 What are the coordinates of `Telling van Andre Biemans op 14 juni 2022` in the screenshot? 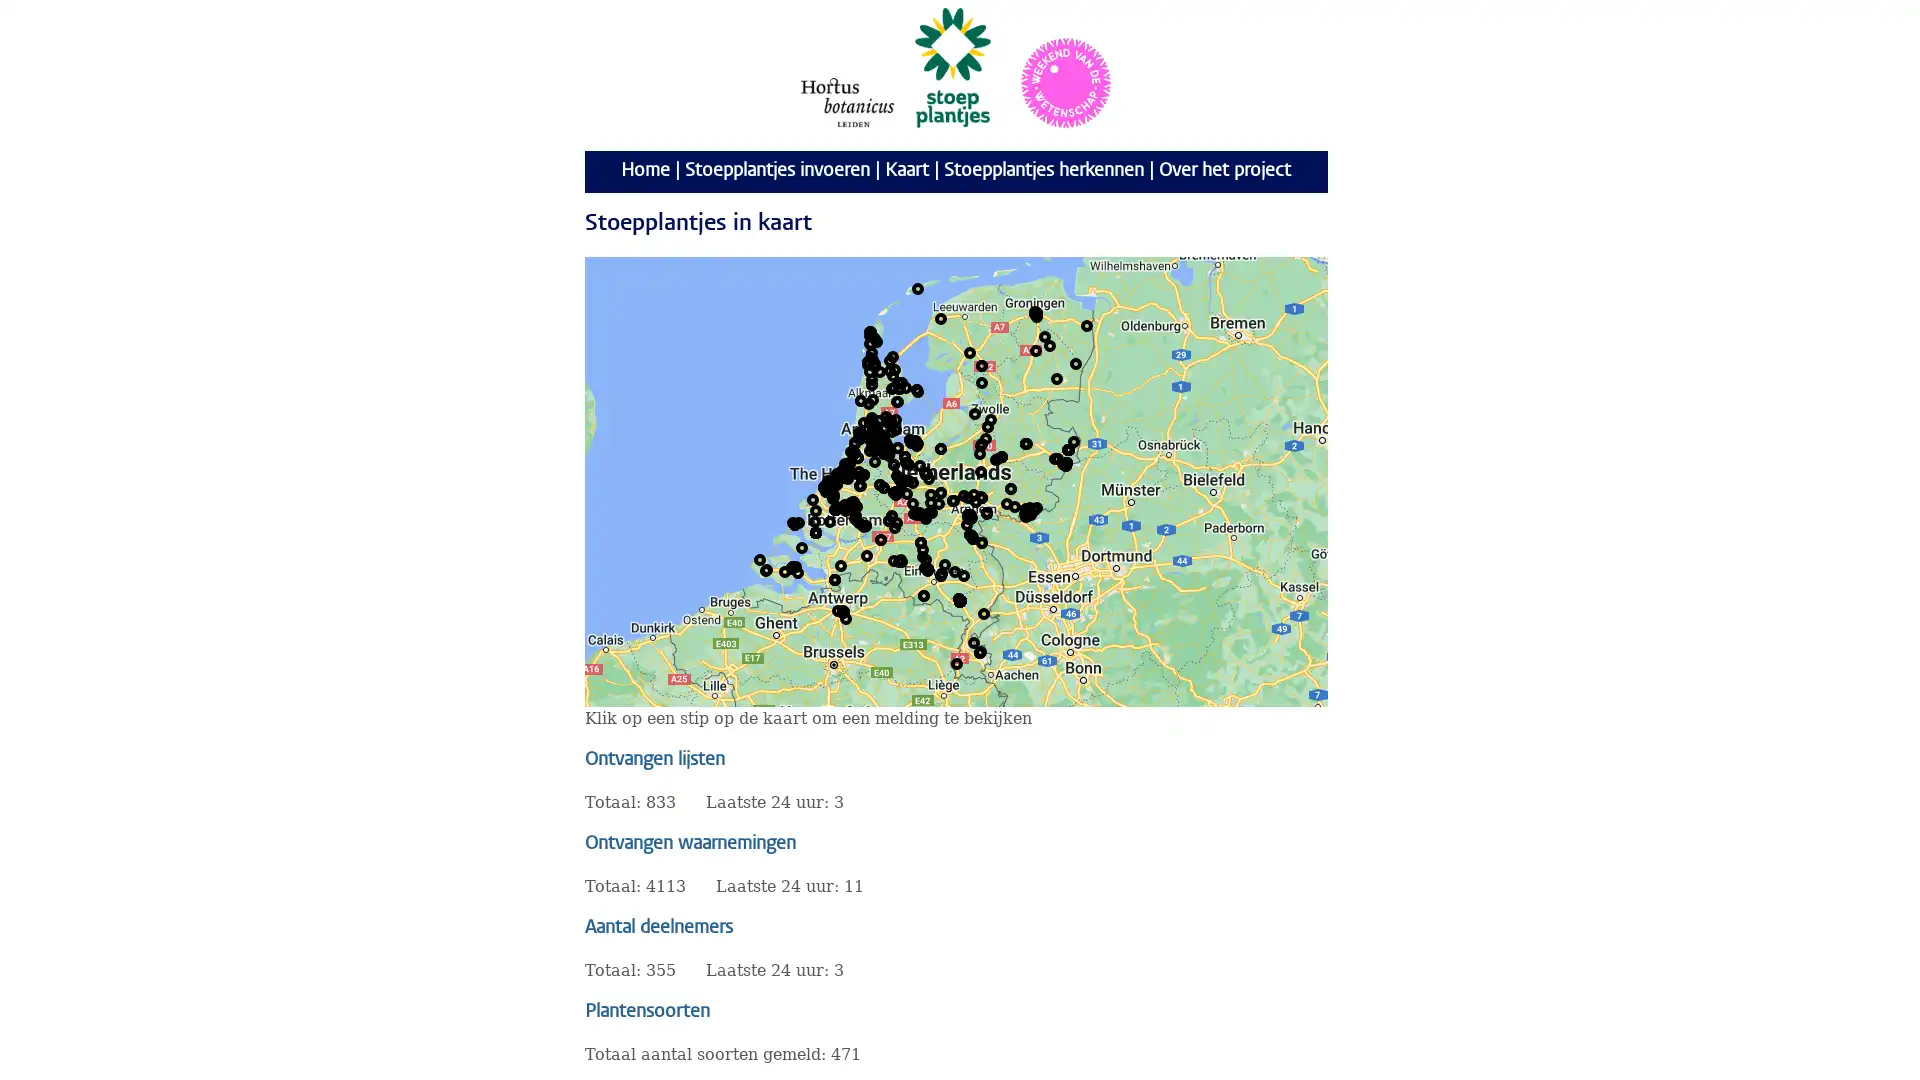 It's located at (845, 473).